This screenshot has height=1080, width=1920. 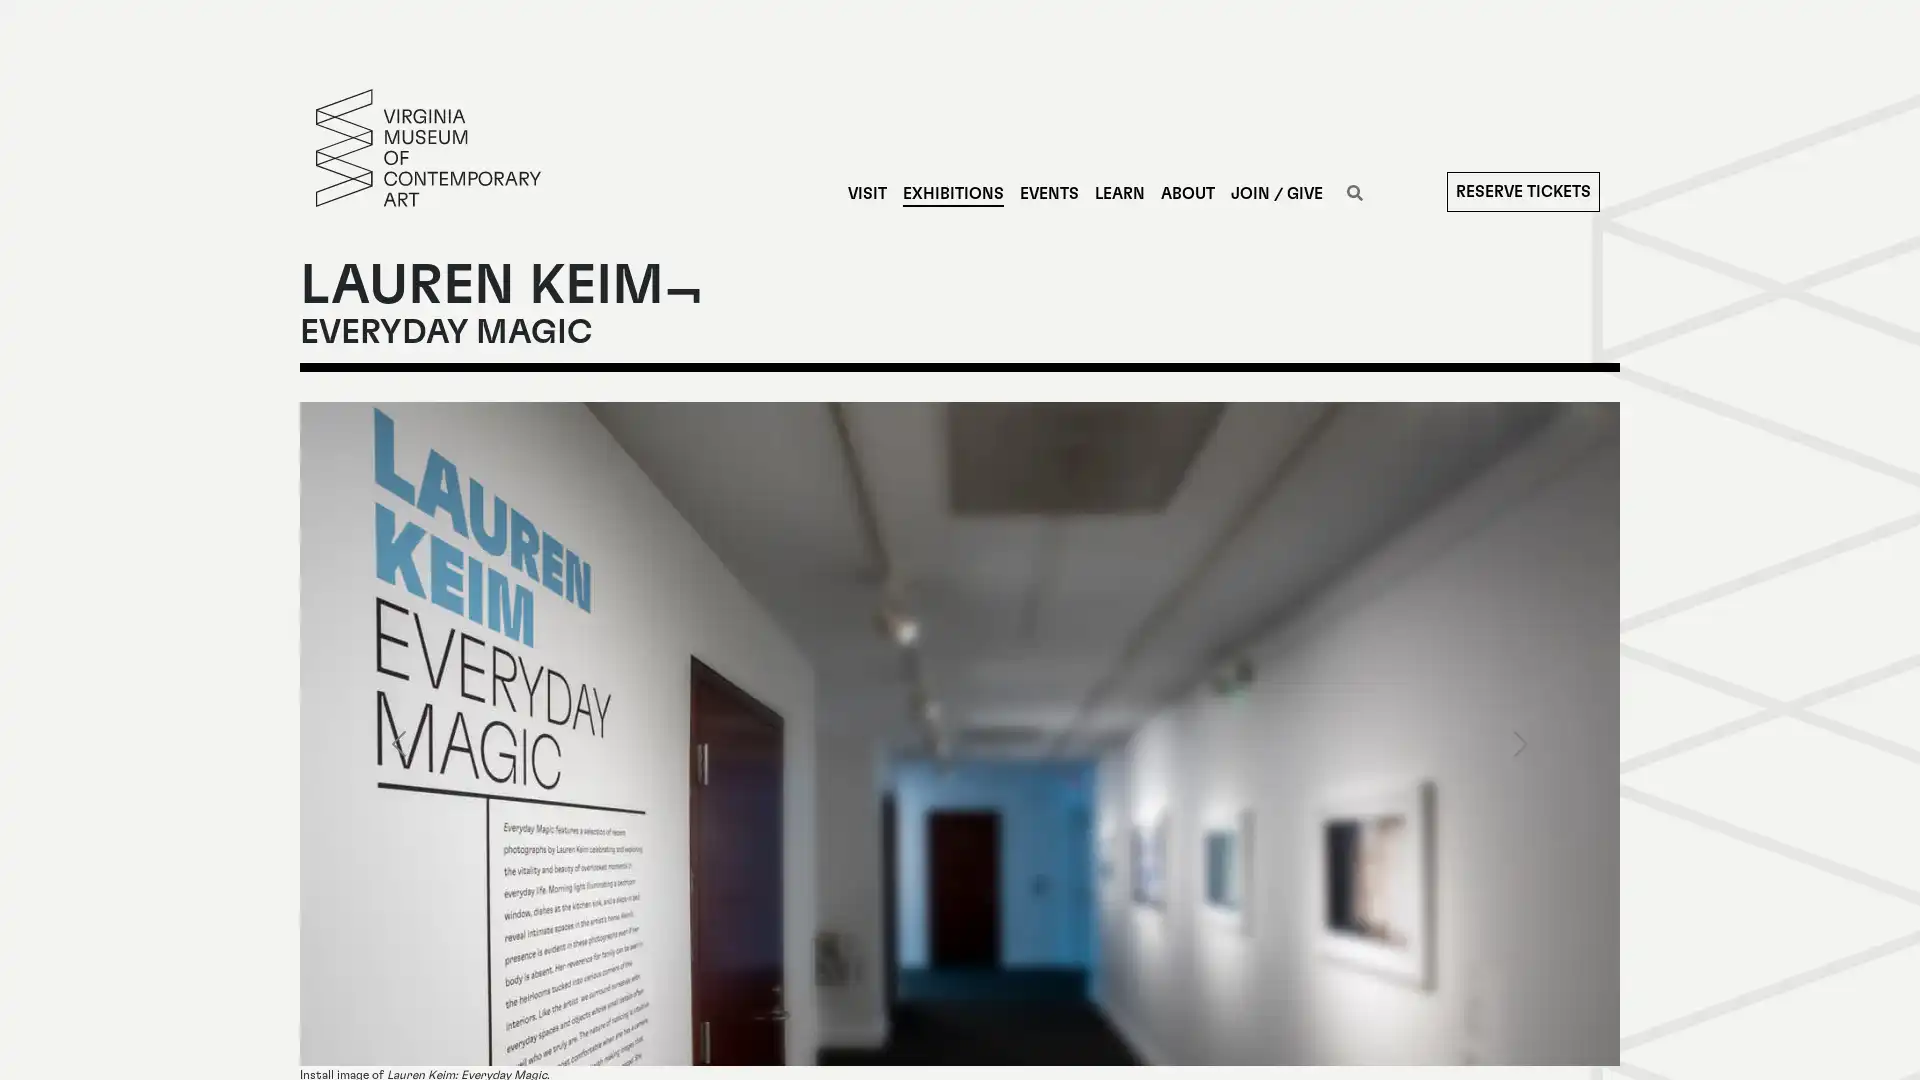 I want to click on ABOUT, so click(x=1186, y=193).